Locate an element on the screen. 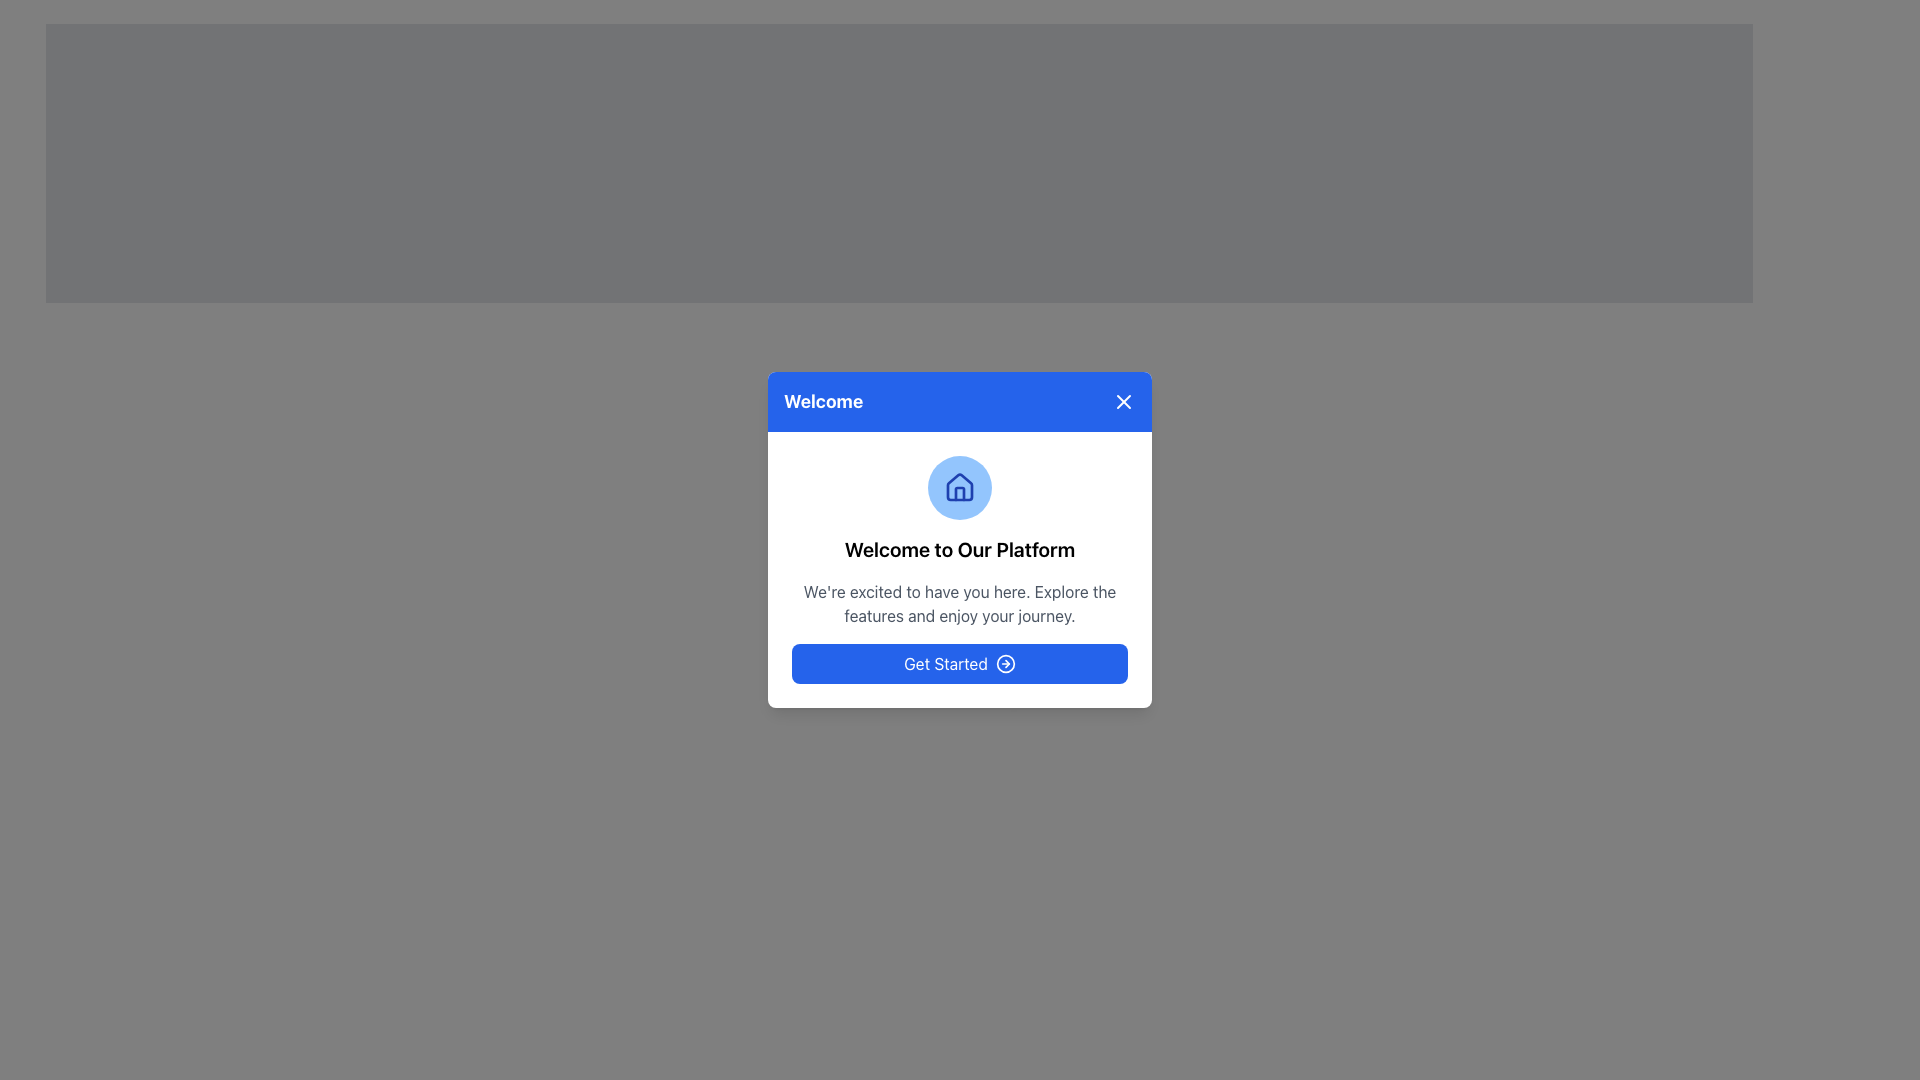 The height and width of the screenshot is (1080, 1920). the house icon with a blue outline located in the top section of the 'Welcome' modal dialog is located at coordinates (960, 488).